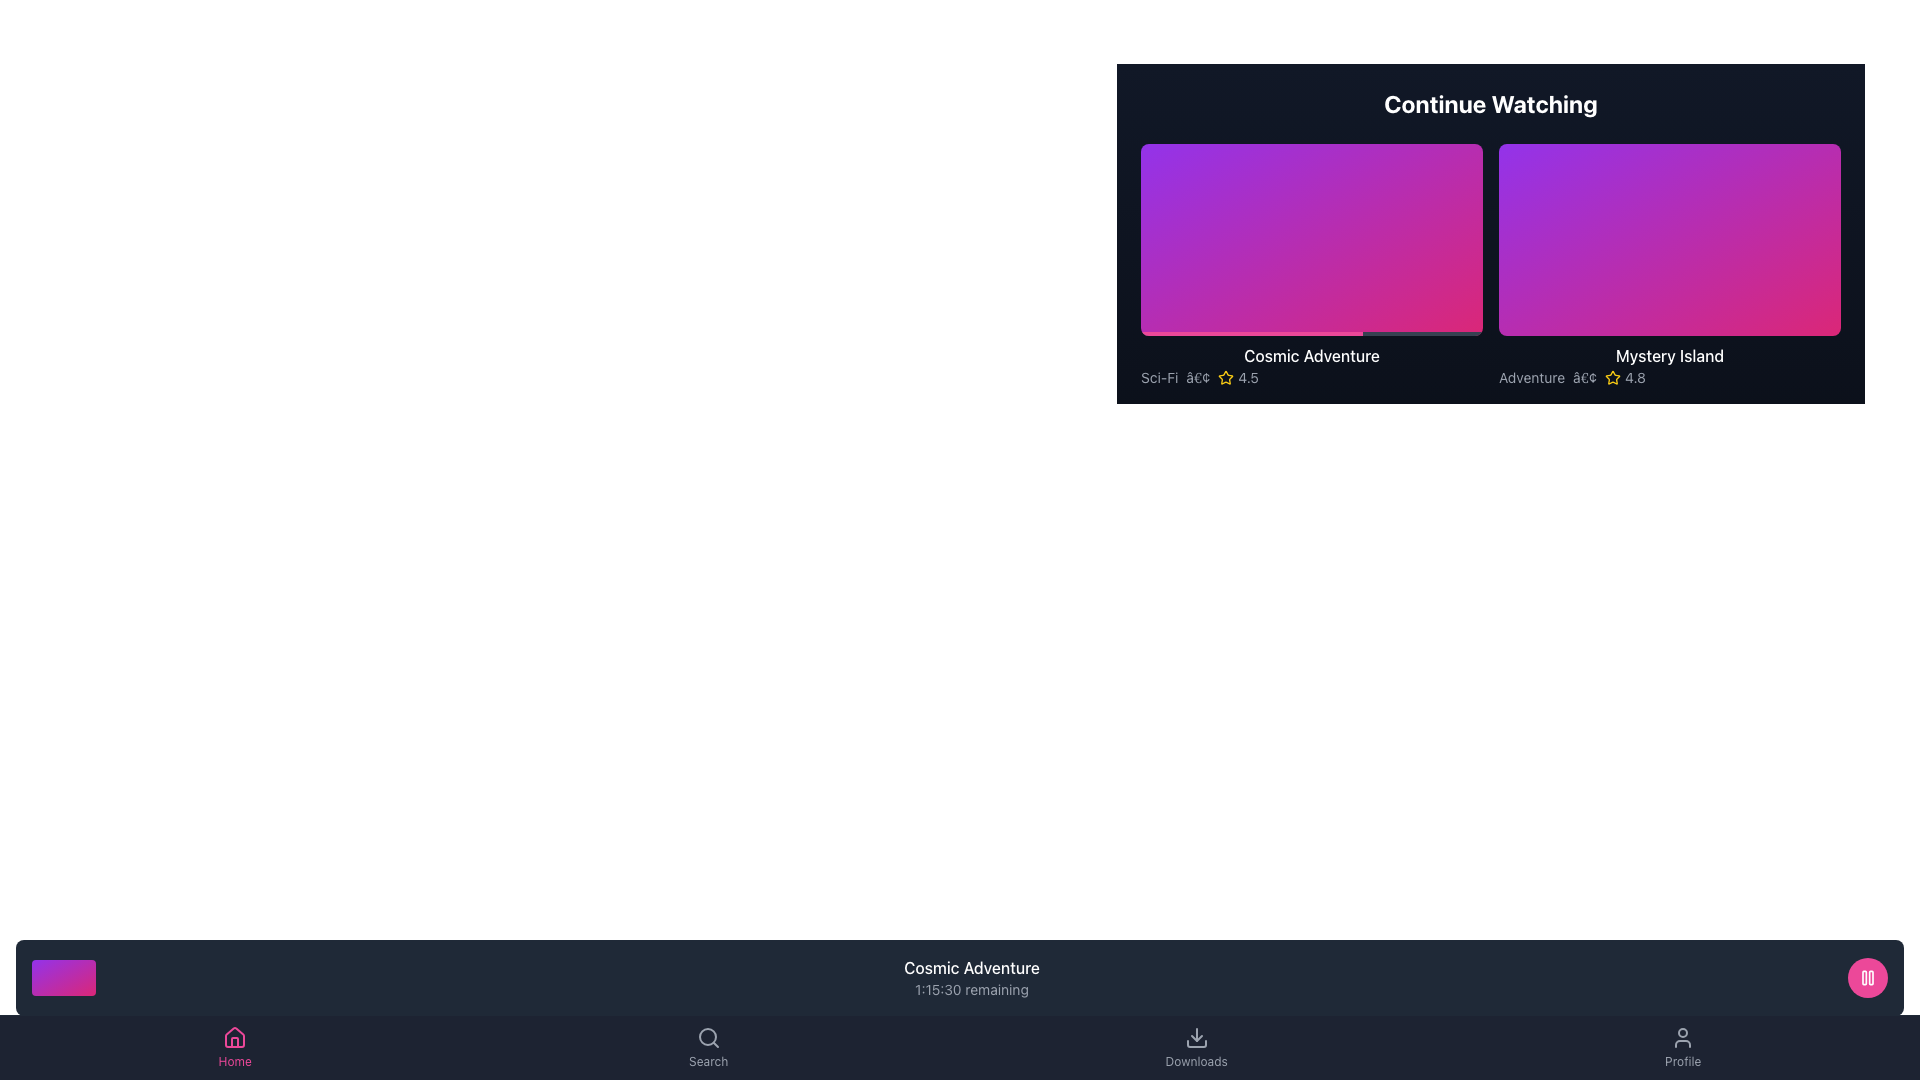 The height and width of the screenshot is (1080, 1920). Describe the element at coordinates (1196, 1047) in the screenshot. I see `the Navigation Tab, which features a download arrow icon and a label reading 'Downloads', located in the bottom navigation bar` at that location.